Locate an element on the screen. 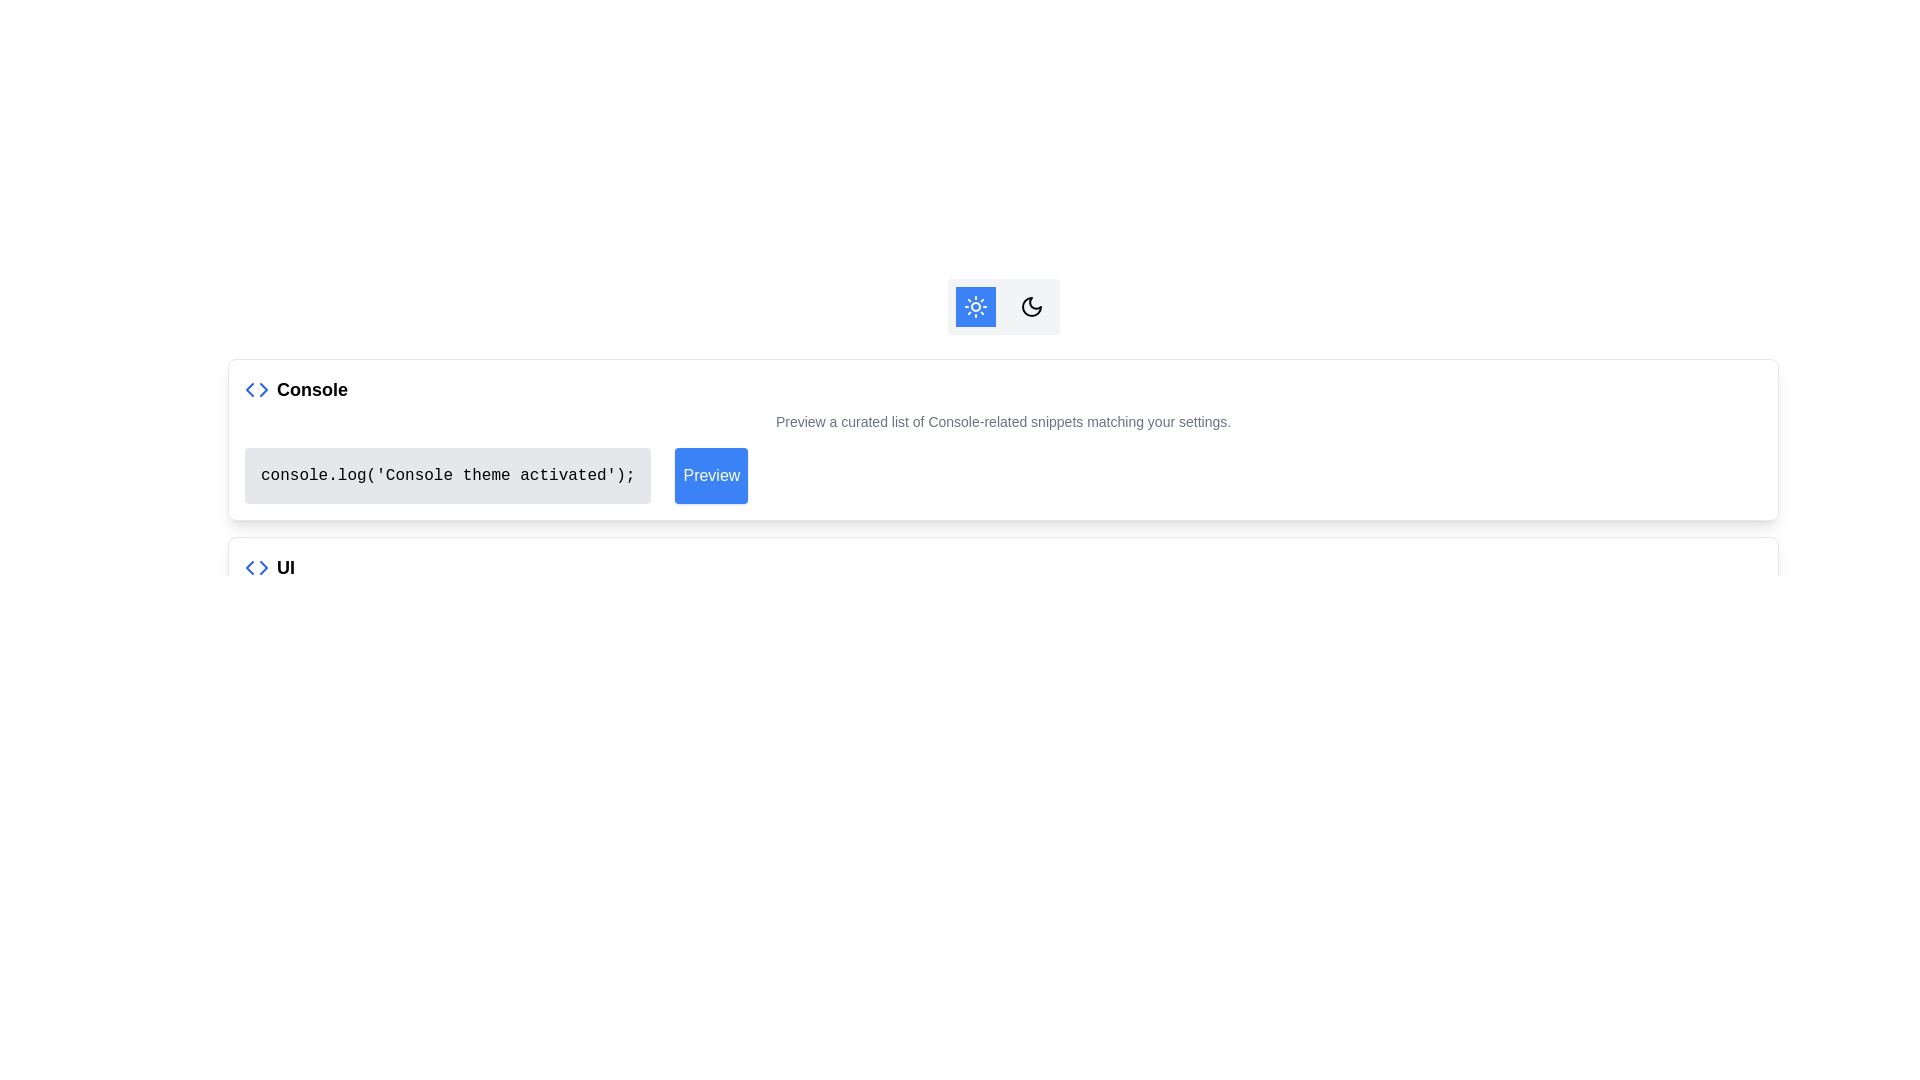  the icon button located in the top-center section of the interface, positioned to the right of the sun icon button is located at coordinates (1031, 307).